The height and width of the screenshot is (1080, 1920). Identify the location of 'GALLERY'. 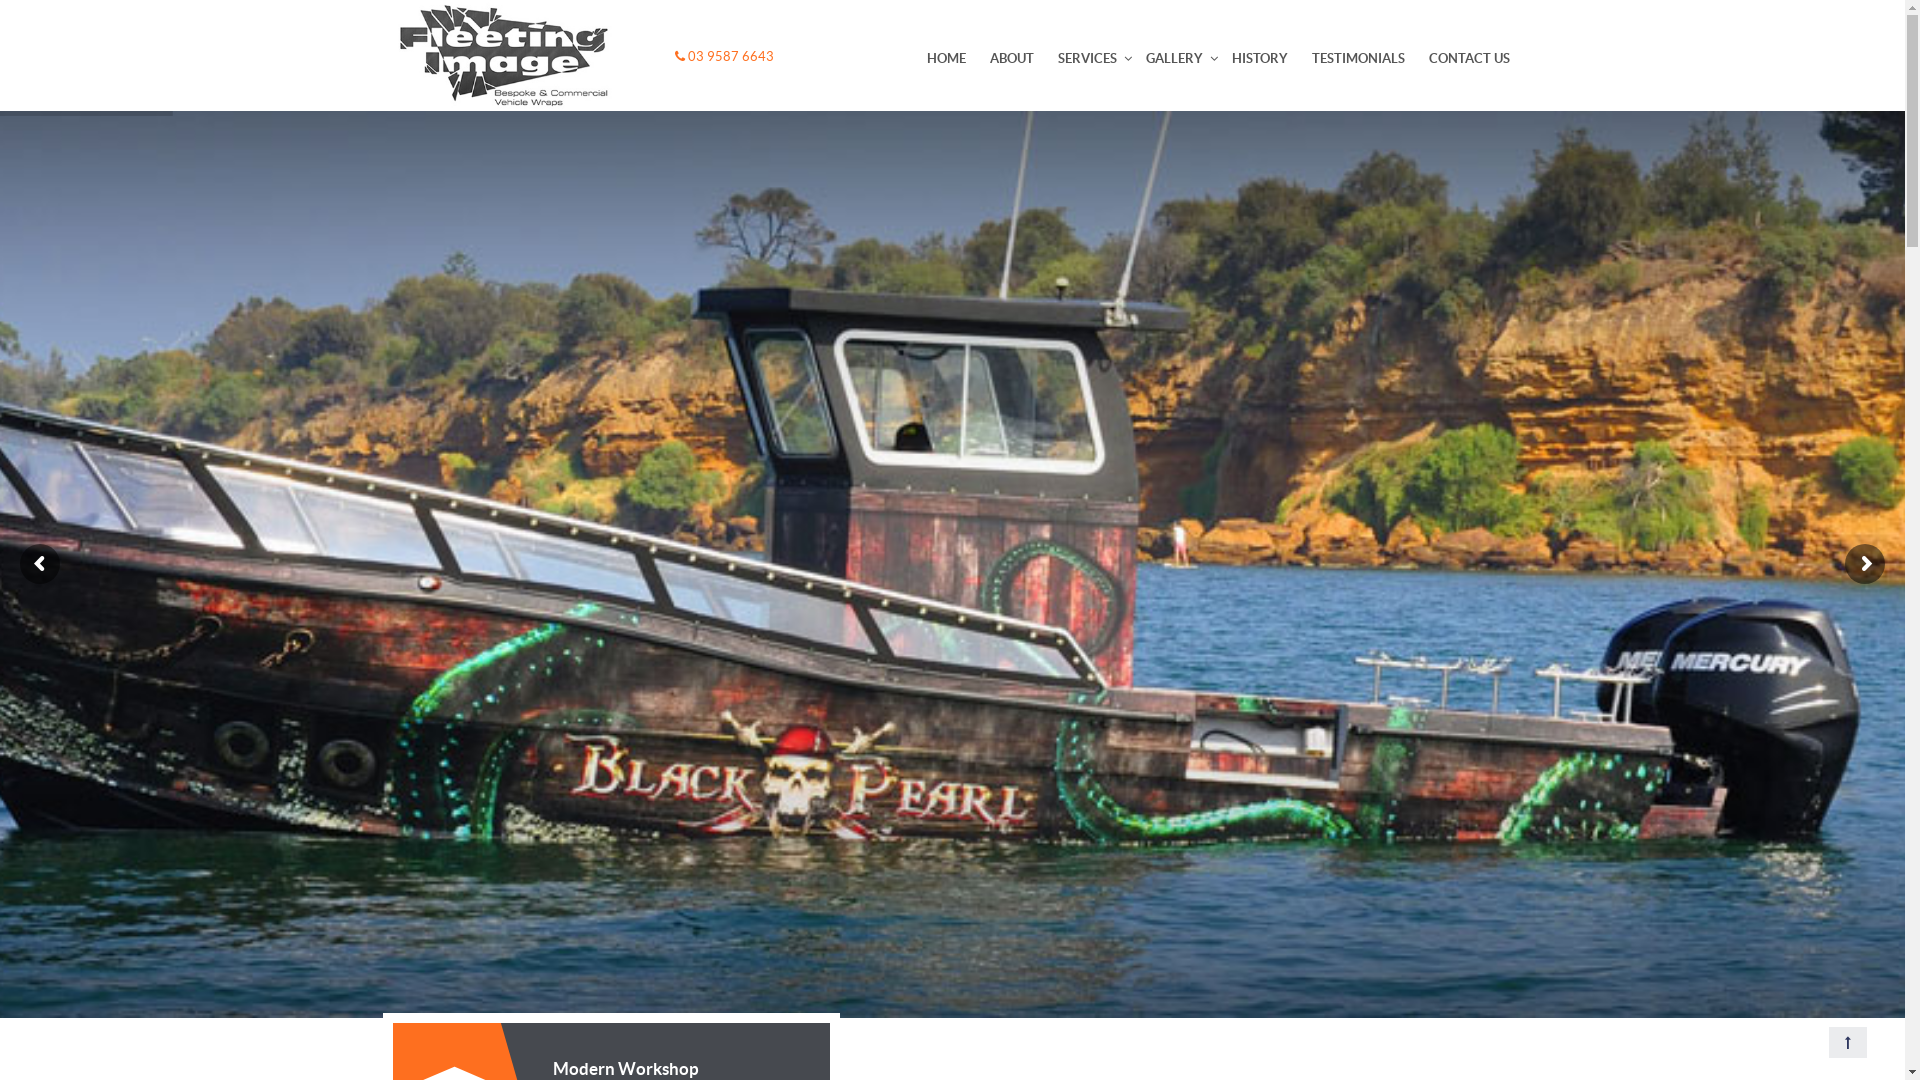
(1133, 57).